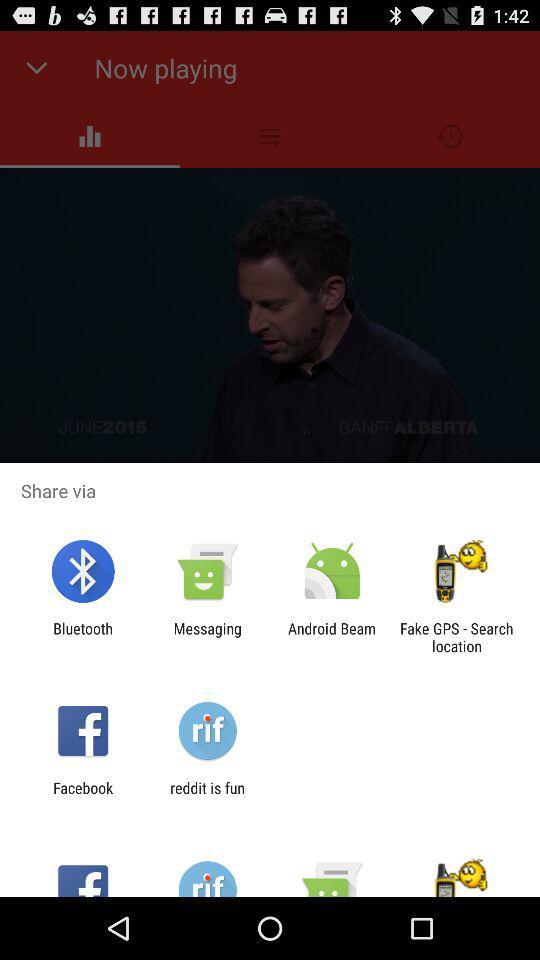  Describe the element at coordinates (206, 796) in the screenshot. I see `reddit is fun app` at that location.